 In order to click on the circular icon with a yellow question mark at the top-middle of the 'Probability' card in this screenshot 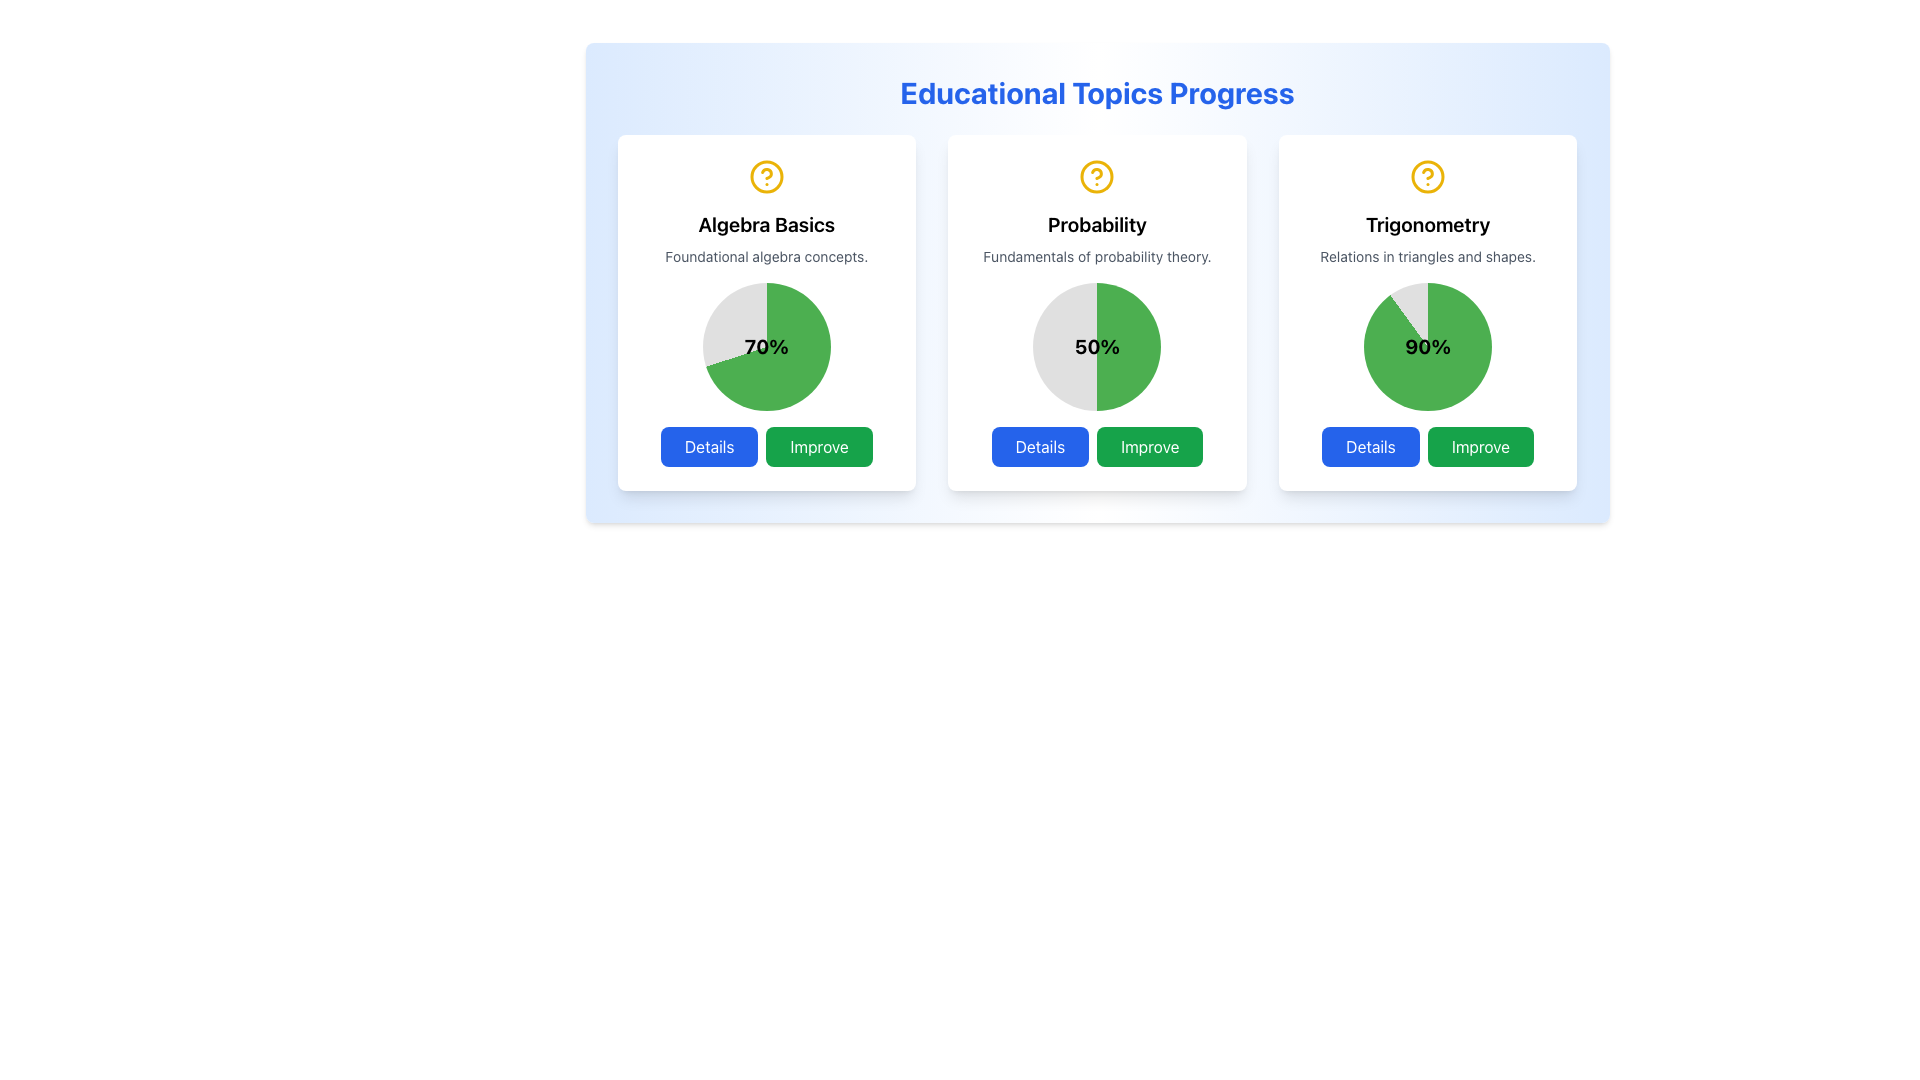, I will do `click(1096, 176)`.